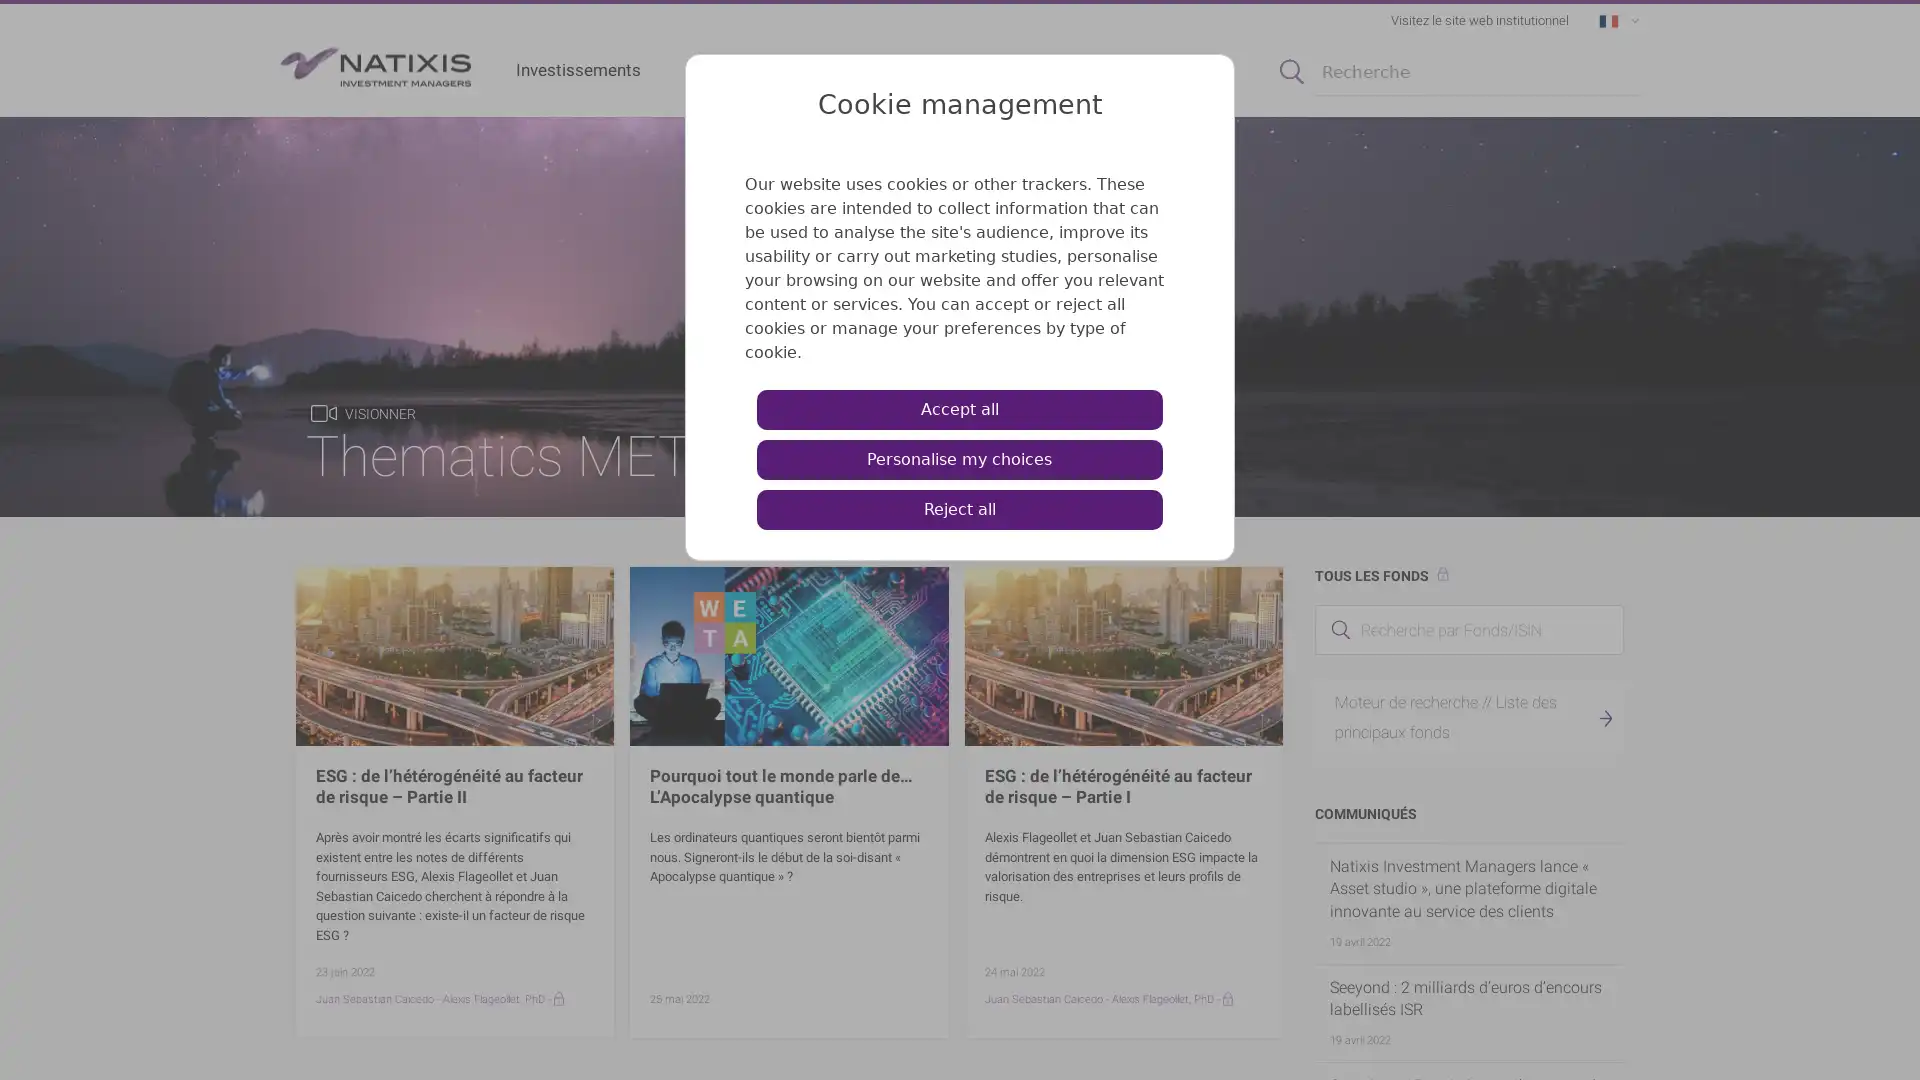 The image size is (1920, 1080). What do you see at coordinates (958, 408) in the screenshot?
I see `Accept all` at bounding box center [958, 408].